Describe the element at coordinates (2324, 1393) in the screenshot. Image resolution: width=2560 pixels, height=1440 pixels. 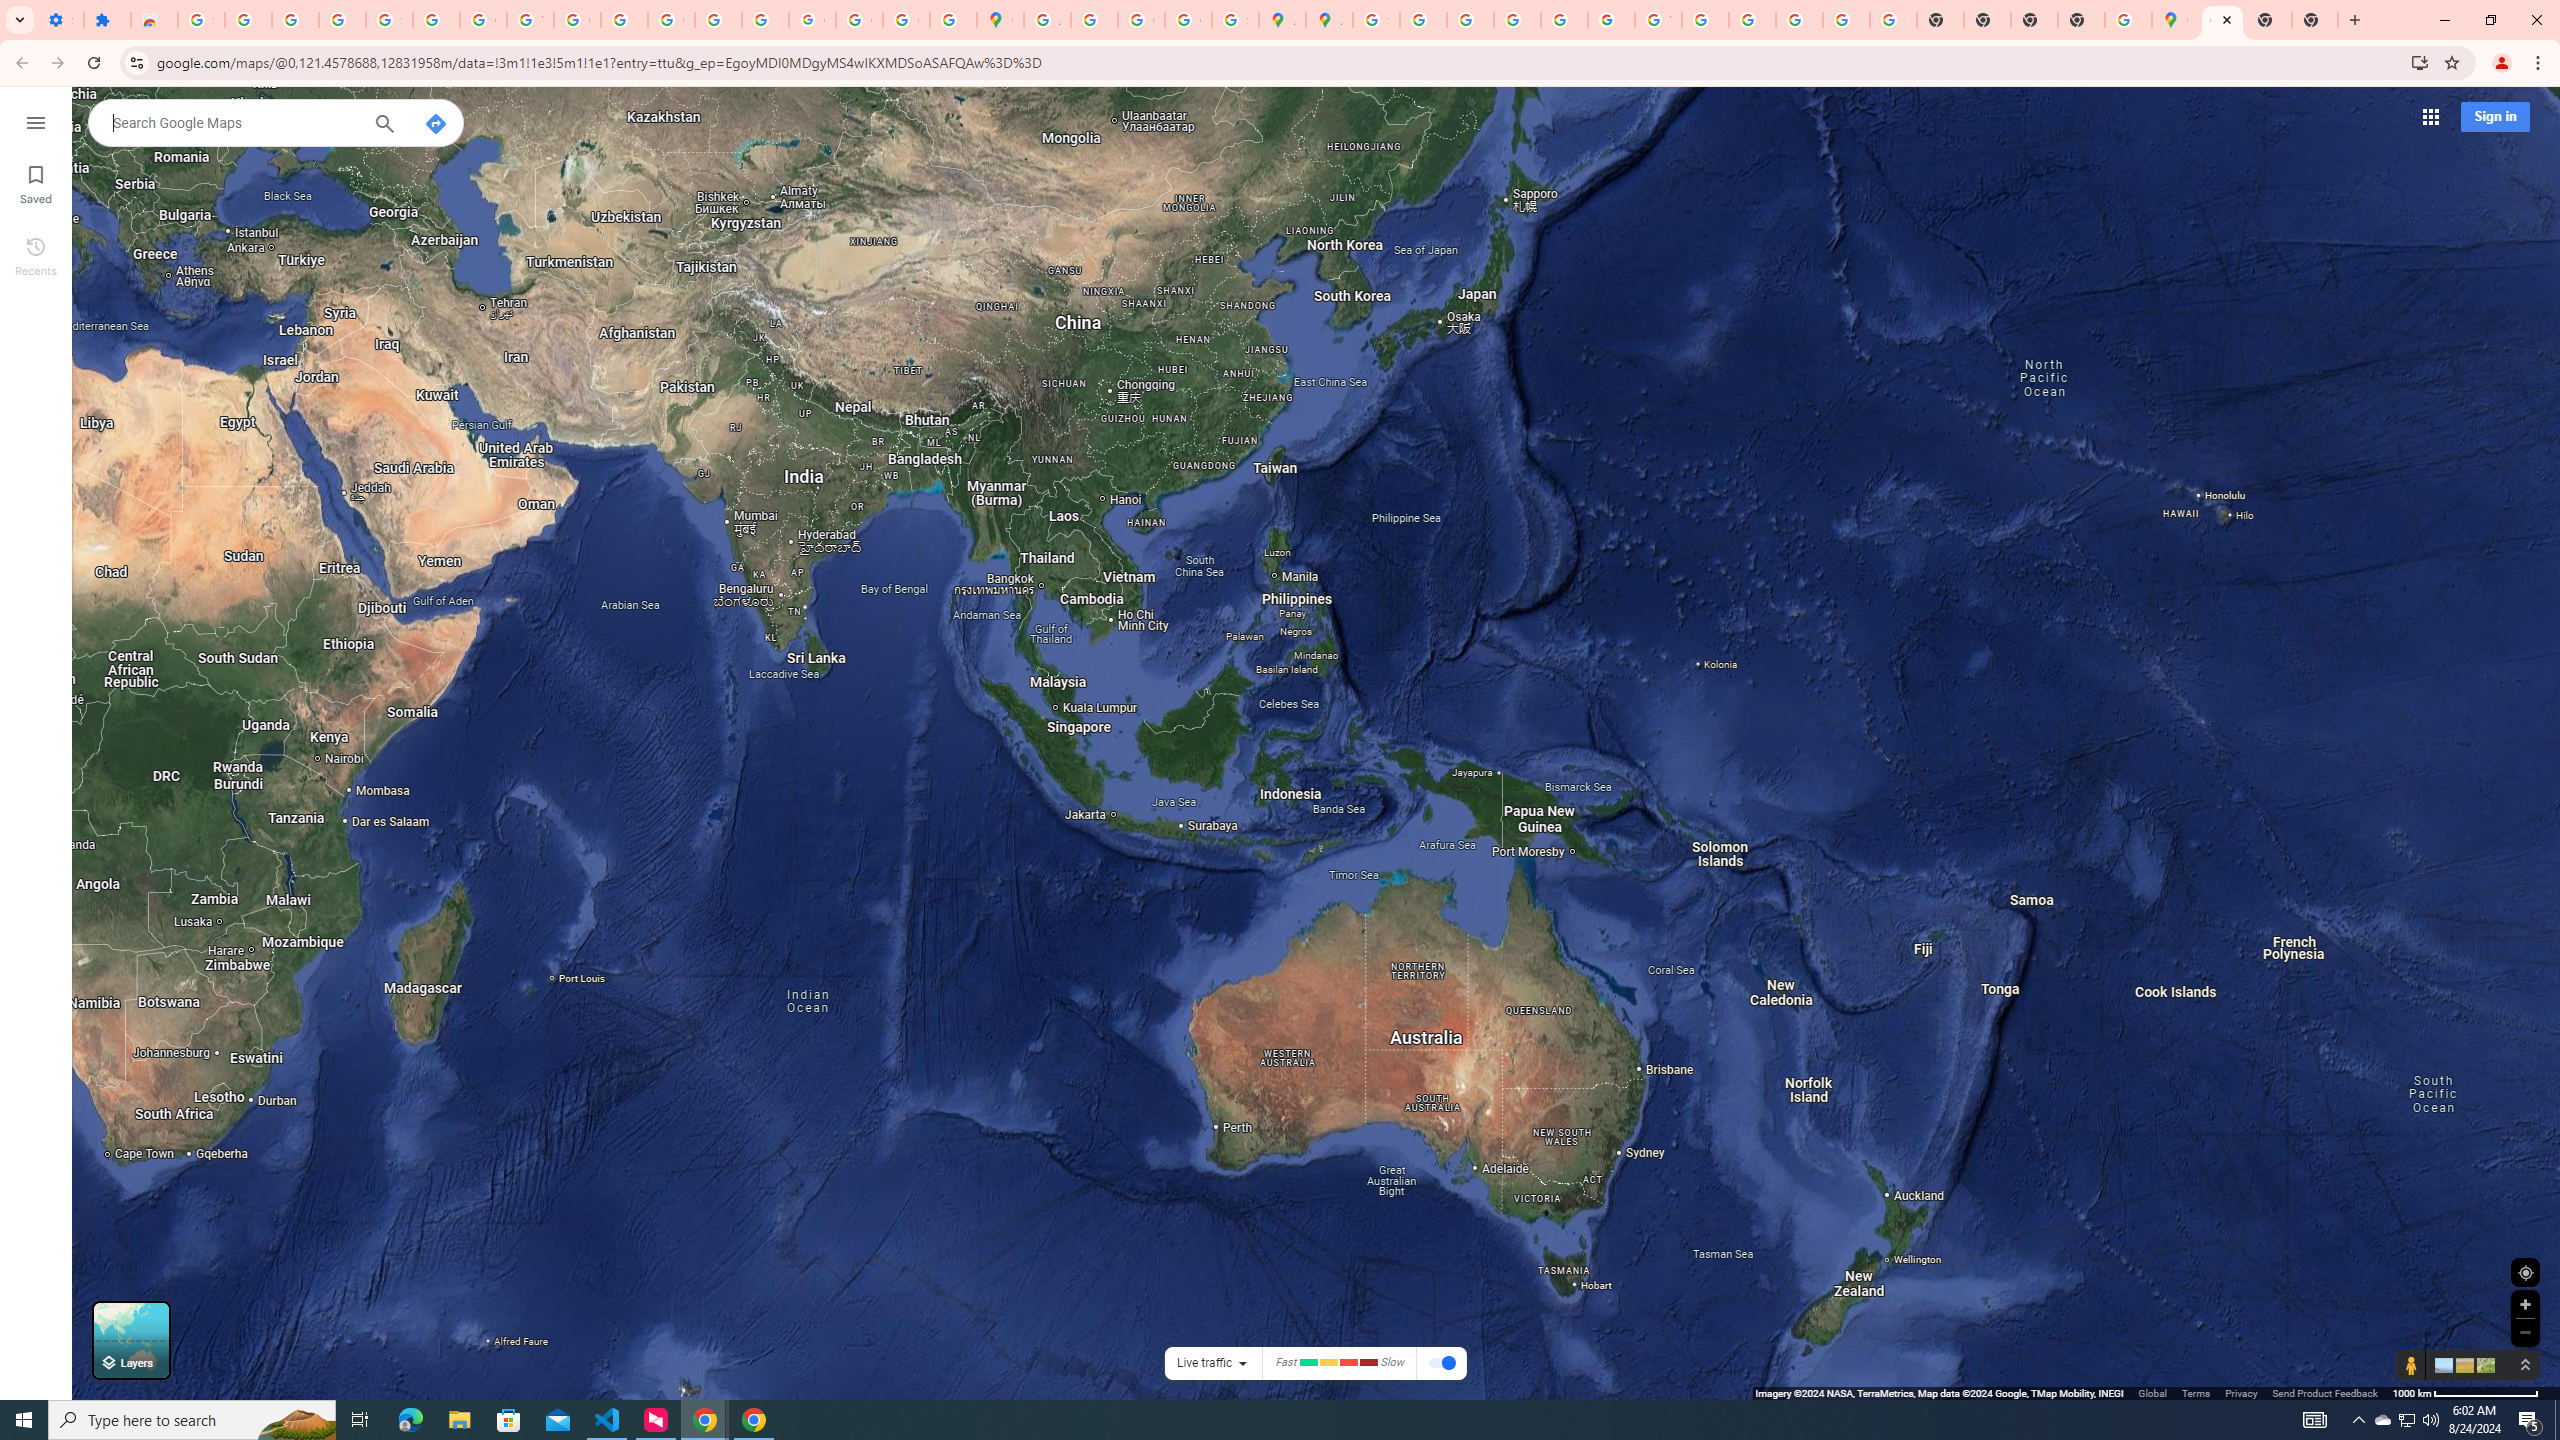
I see `'Send Product Feedback'` at that location.